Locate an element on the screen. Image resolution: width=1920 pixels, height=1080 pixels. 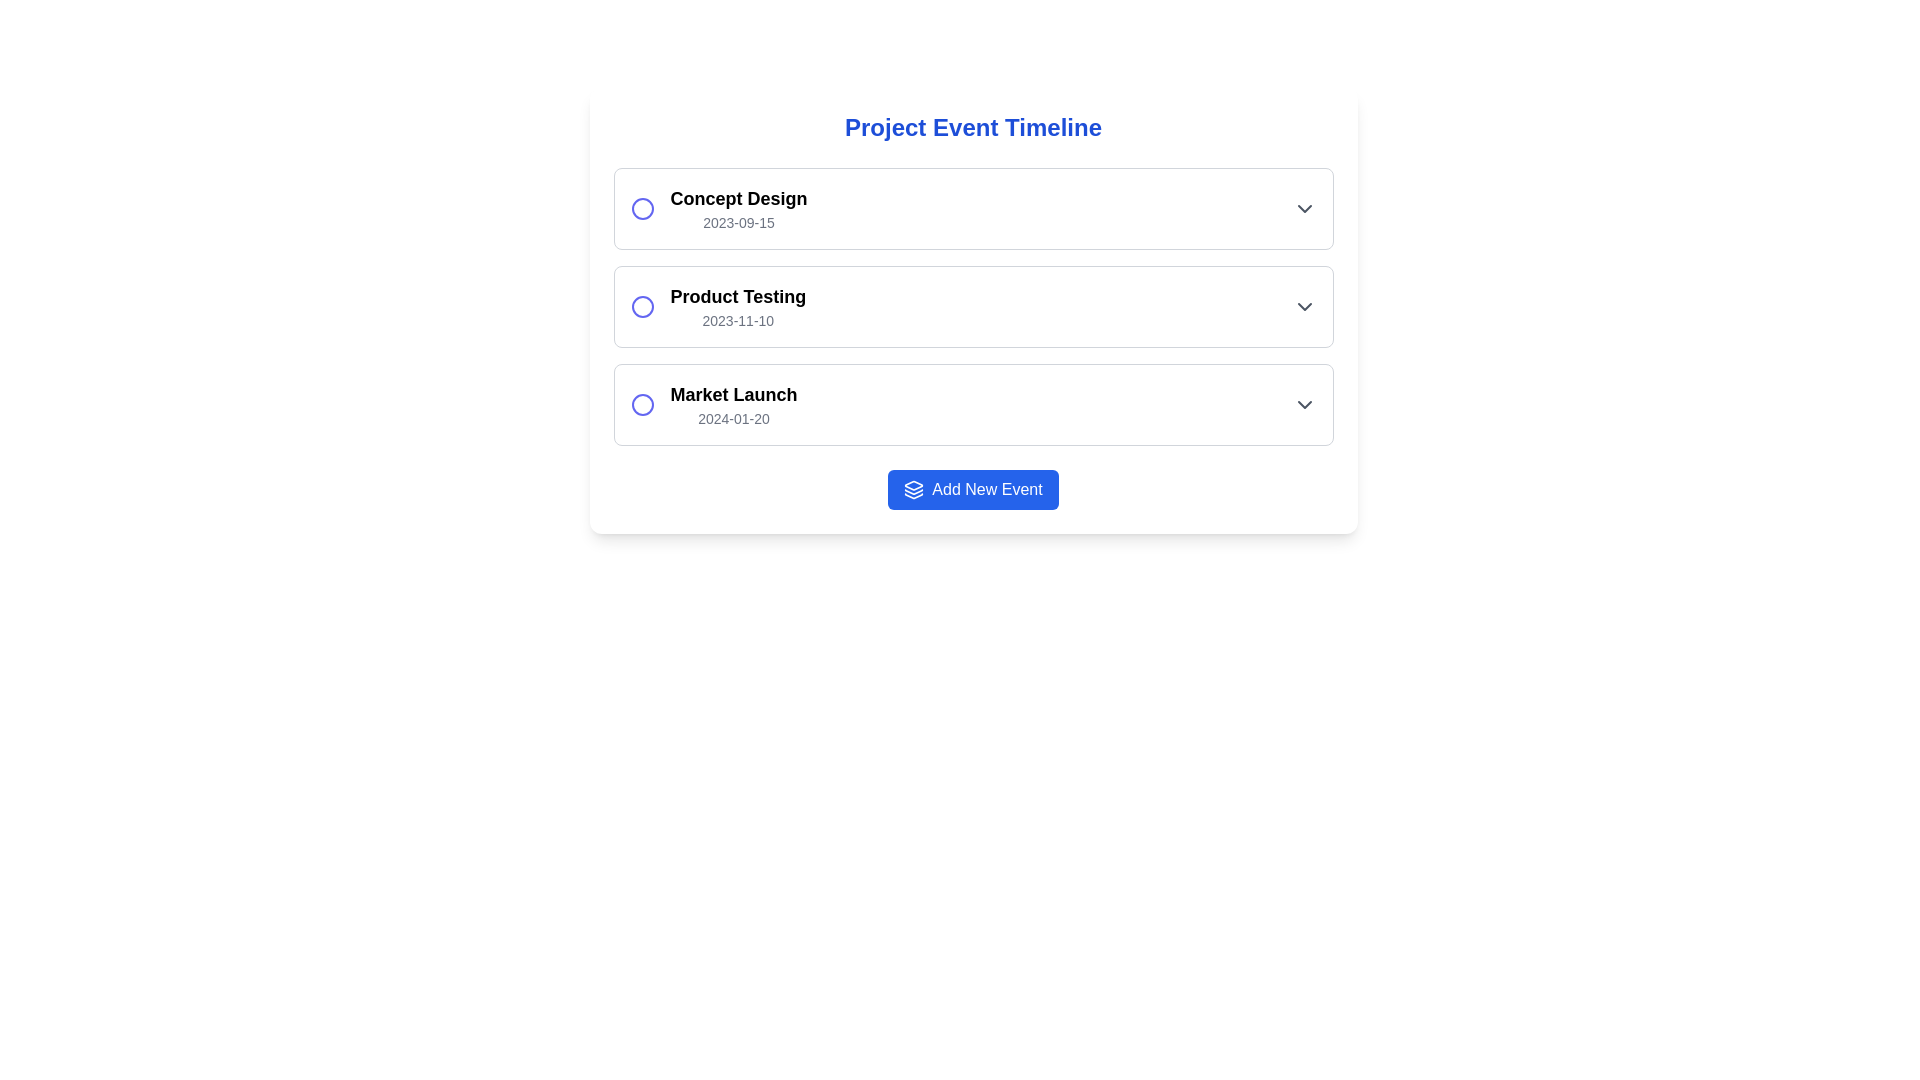
the primary text element displaying the title and date for the 'Concept Design' event in the project timeline, which is located in the first row of a vertically stacked list of events is located at coordinates (738, 208).